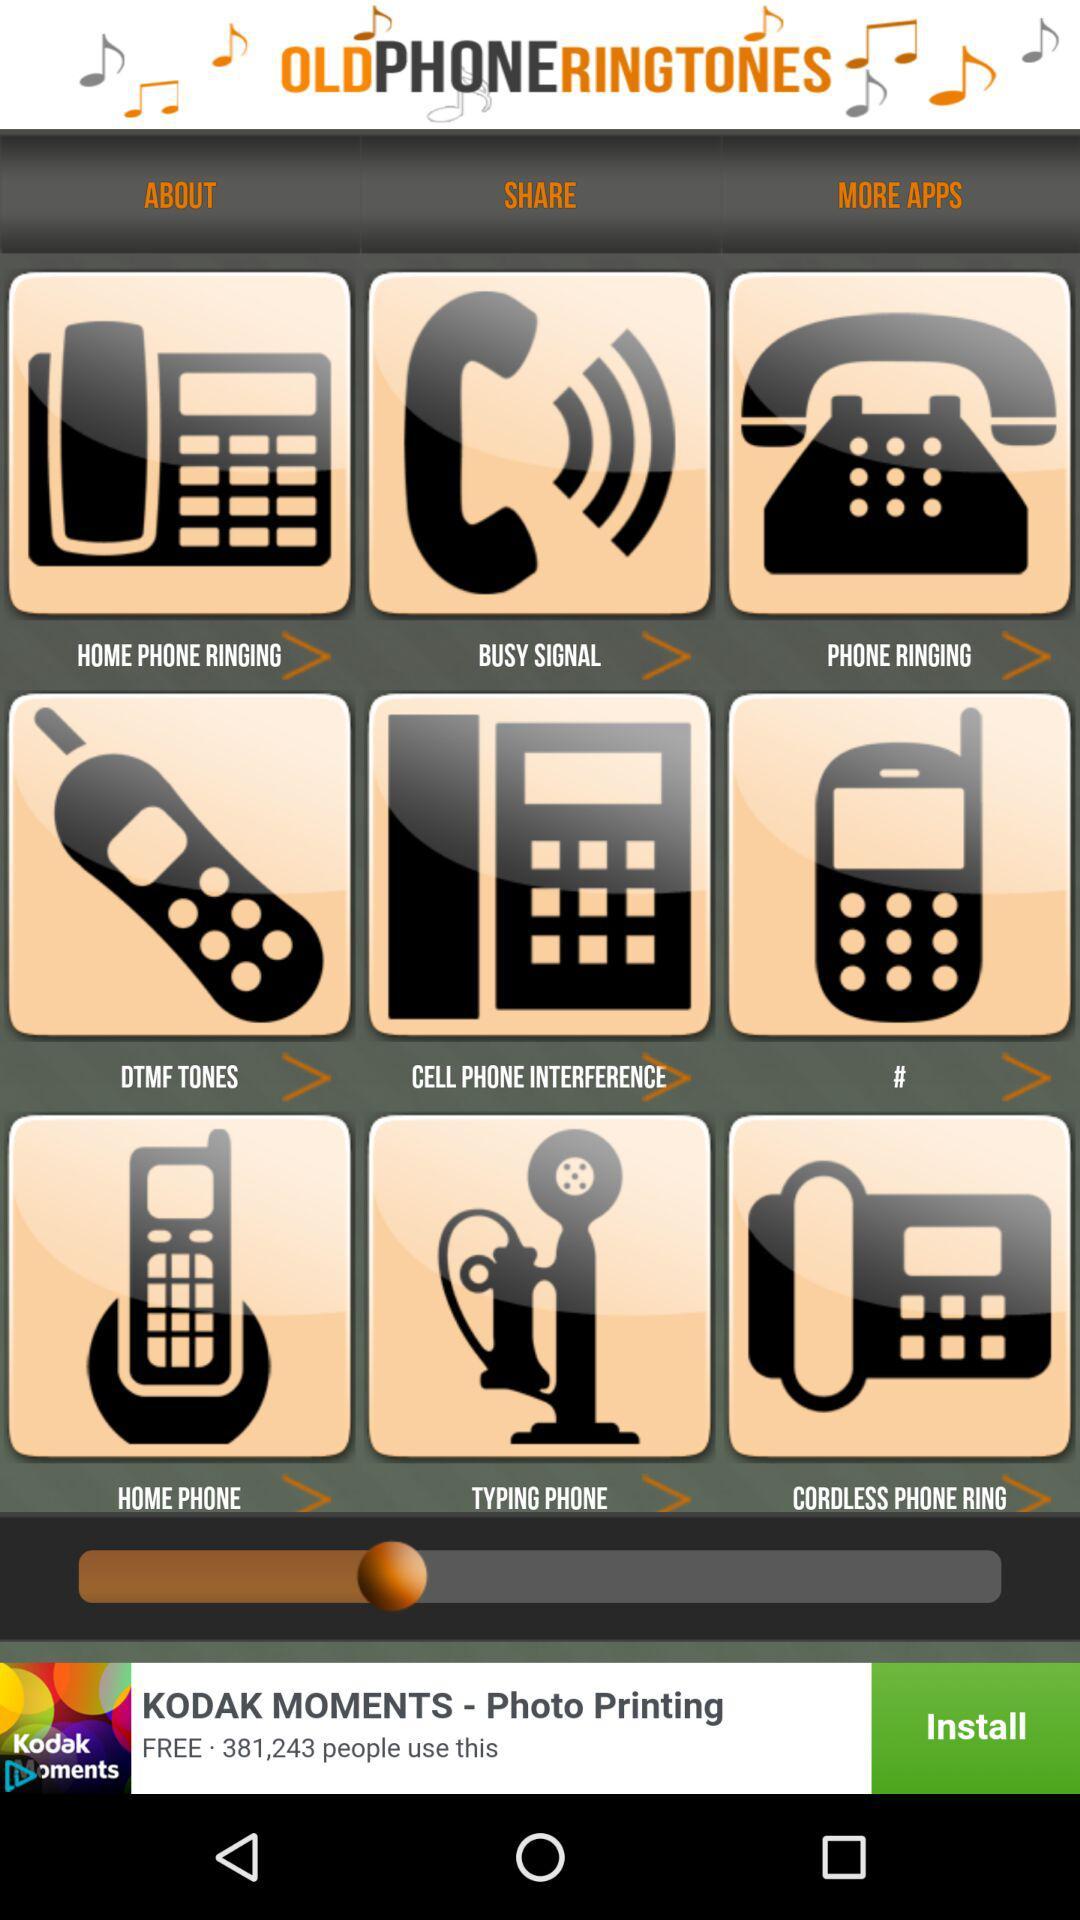  I want to click on preview ringtone, so click(306, 654).